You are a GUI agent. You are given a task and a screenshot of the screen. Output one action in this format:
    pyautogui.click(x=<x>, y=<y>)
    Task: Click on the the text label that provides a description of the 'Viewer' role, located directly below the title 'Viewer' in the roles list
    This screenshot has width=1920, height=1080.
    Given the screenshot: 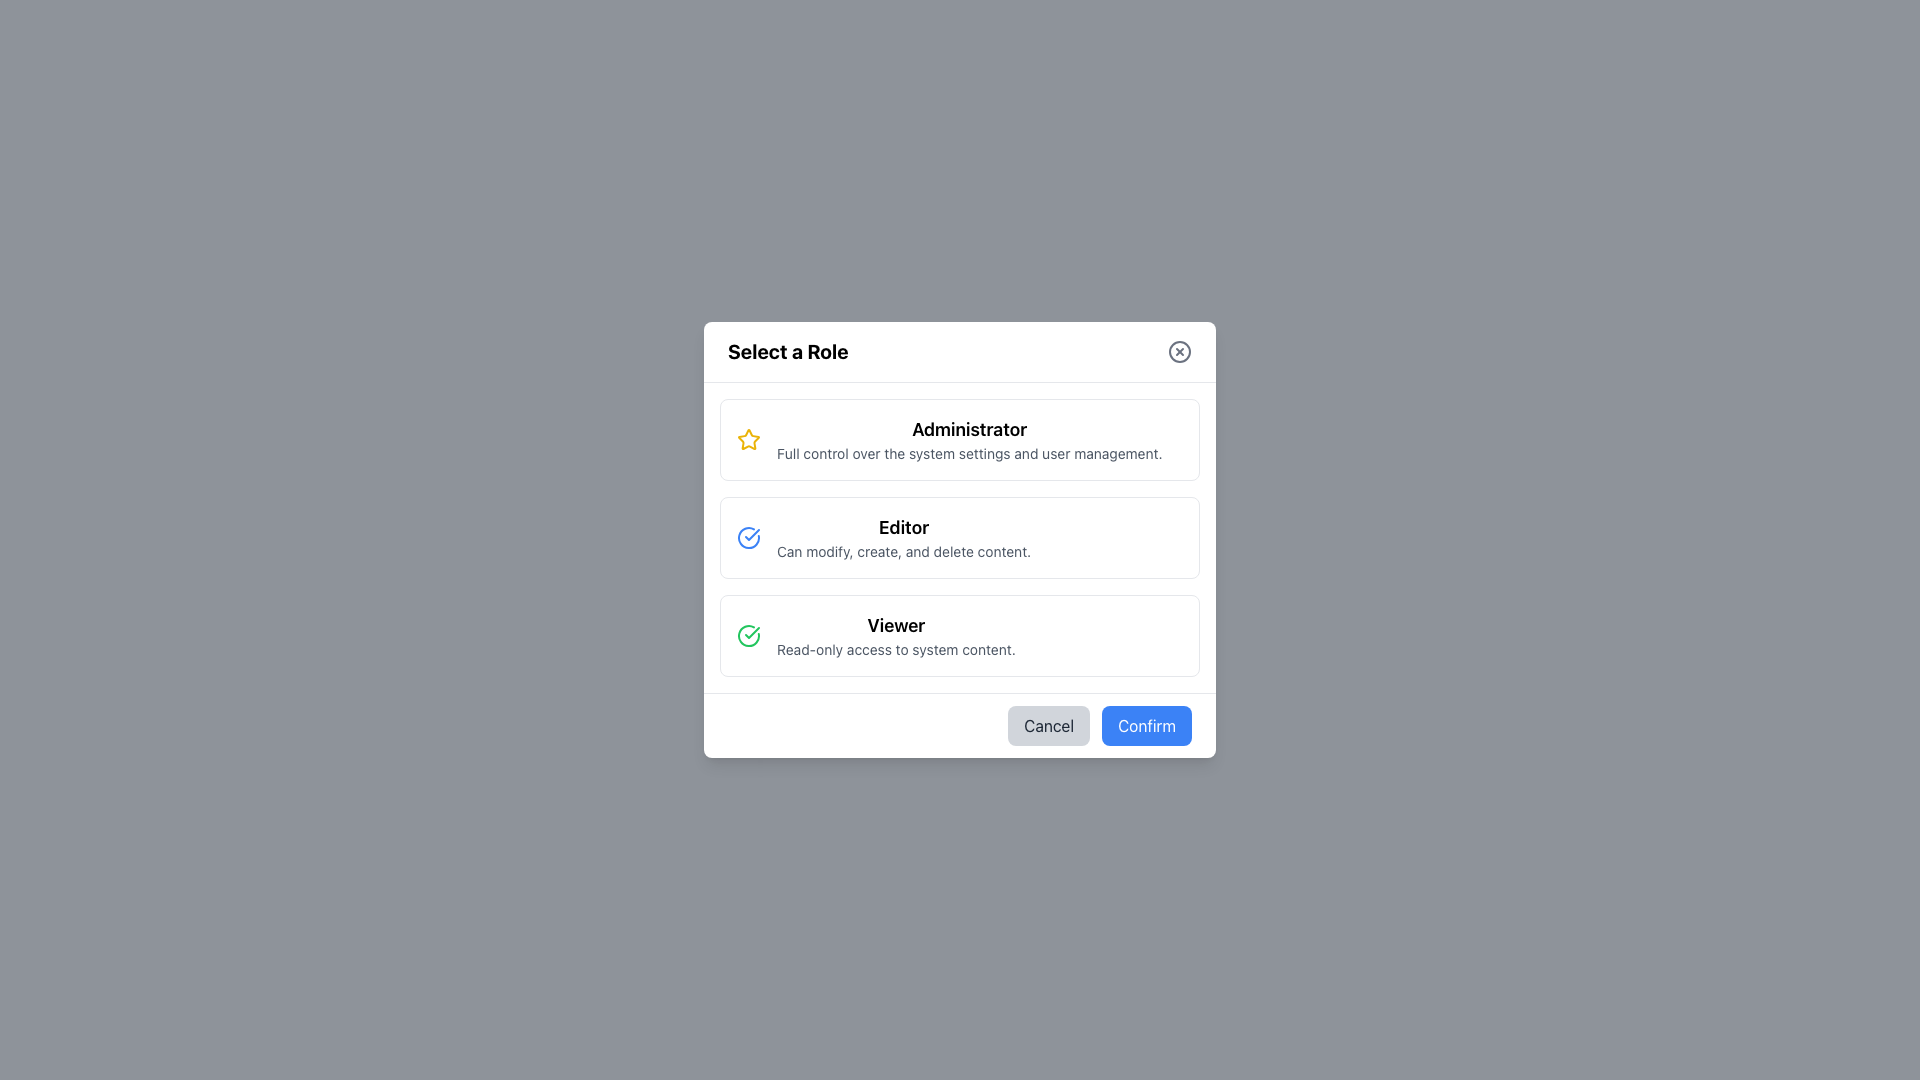 What is the action you would take?
    pyautogui.click(x=895, y=650)
    